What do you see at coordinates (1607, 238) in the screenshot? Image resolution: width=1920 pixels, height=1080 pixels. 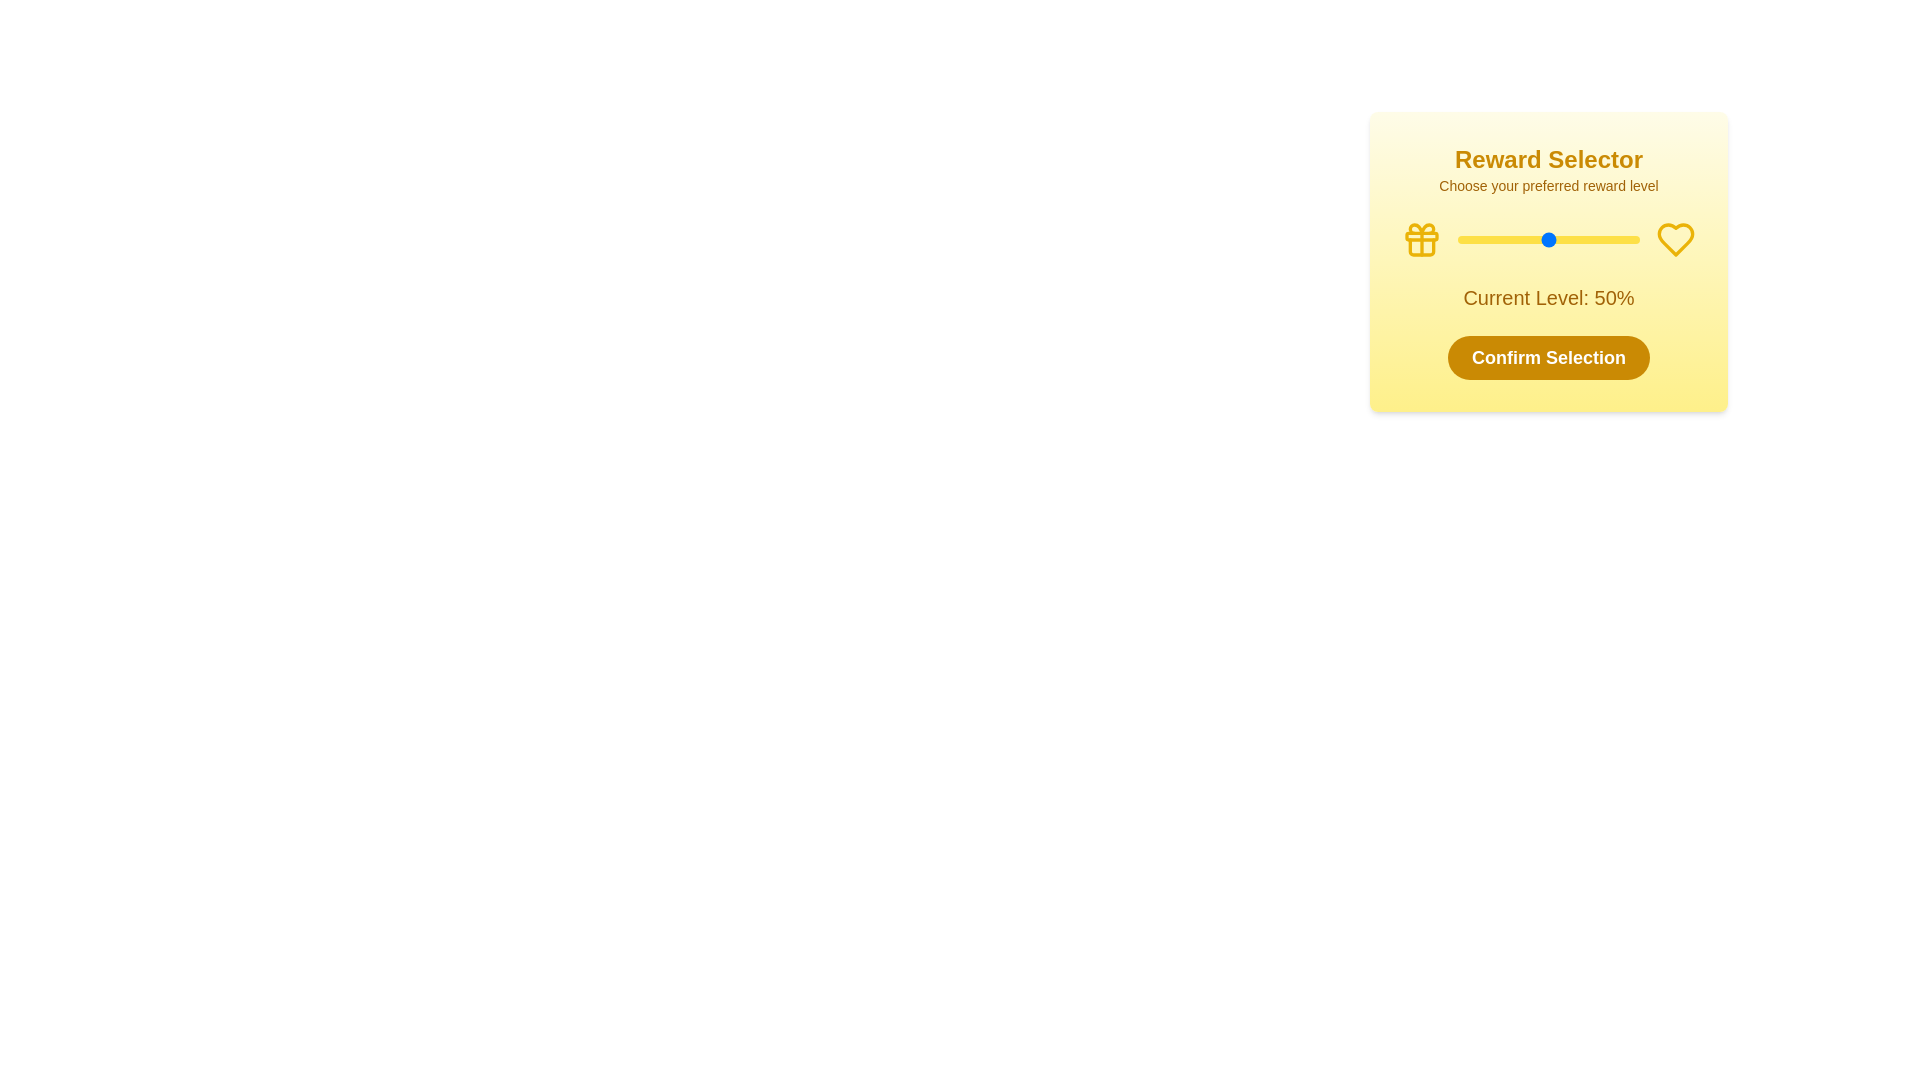 I see `the reward level` at bounding box center [1607, 238].